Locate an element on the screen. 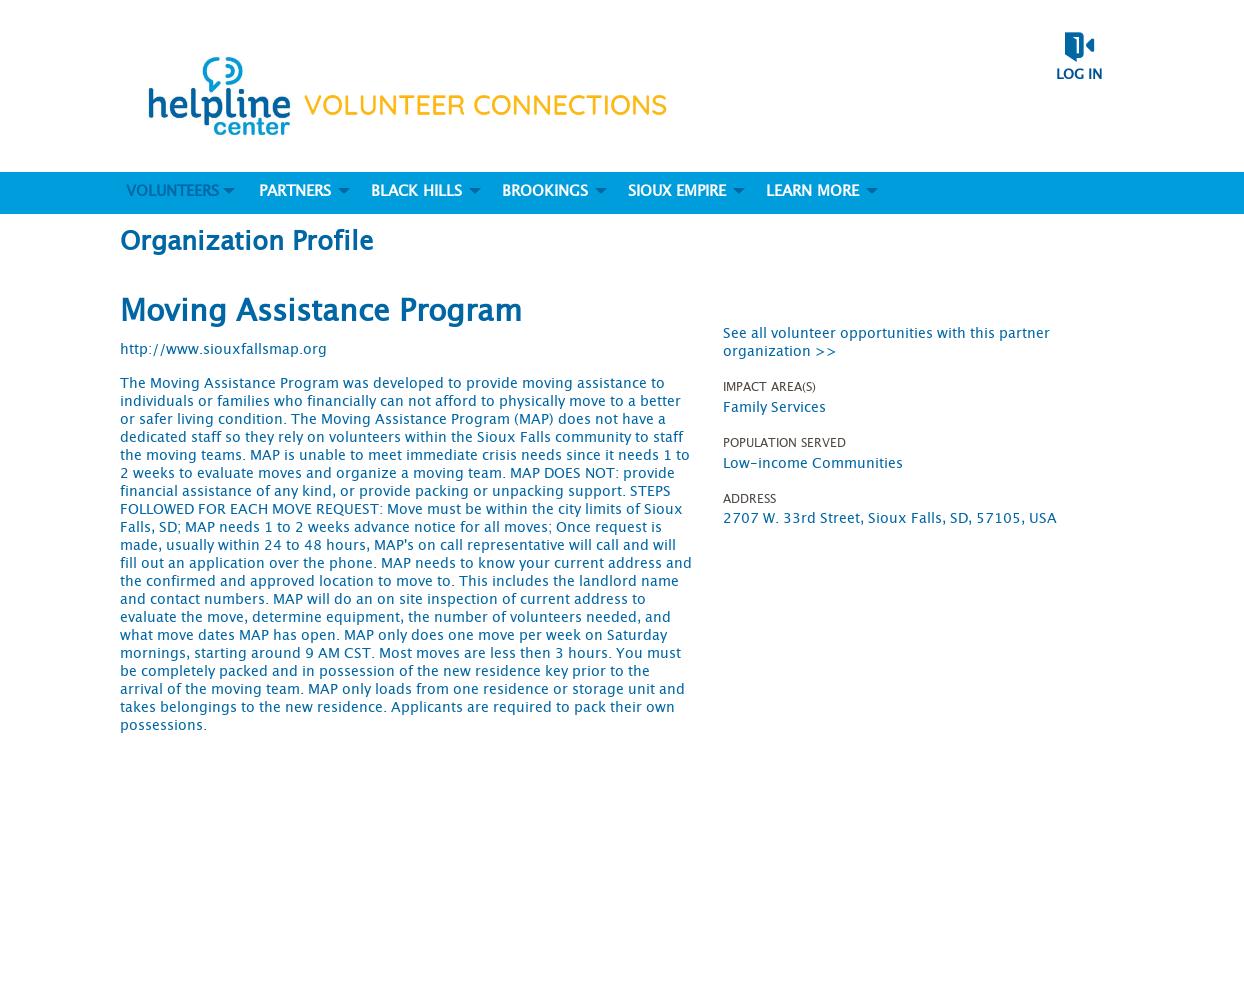  'Population Served' is located at coordinates (784, 441).